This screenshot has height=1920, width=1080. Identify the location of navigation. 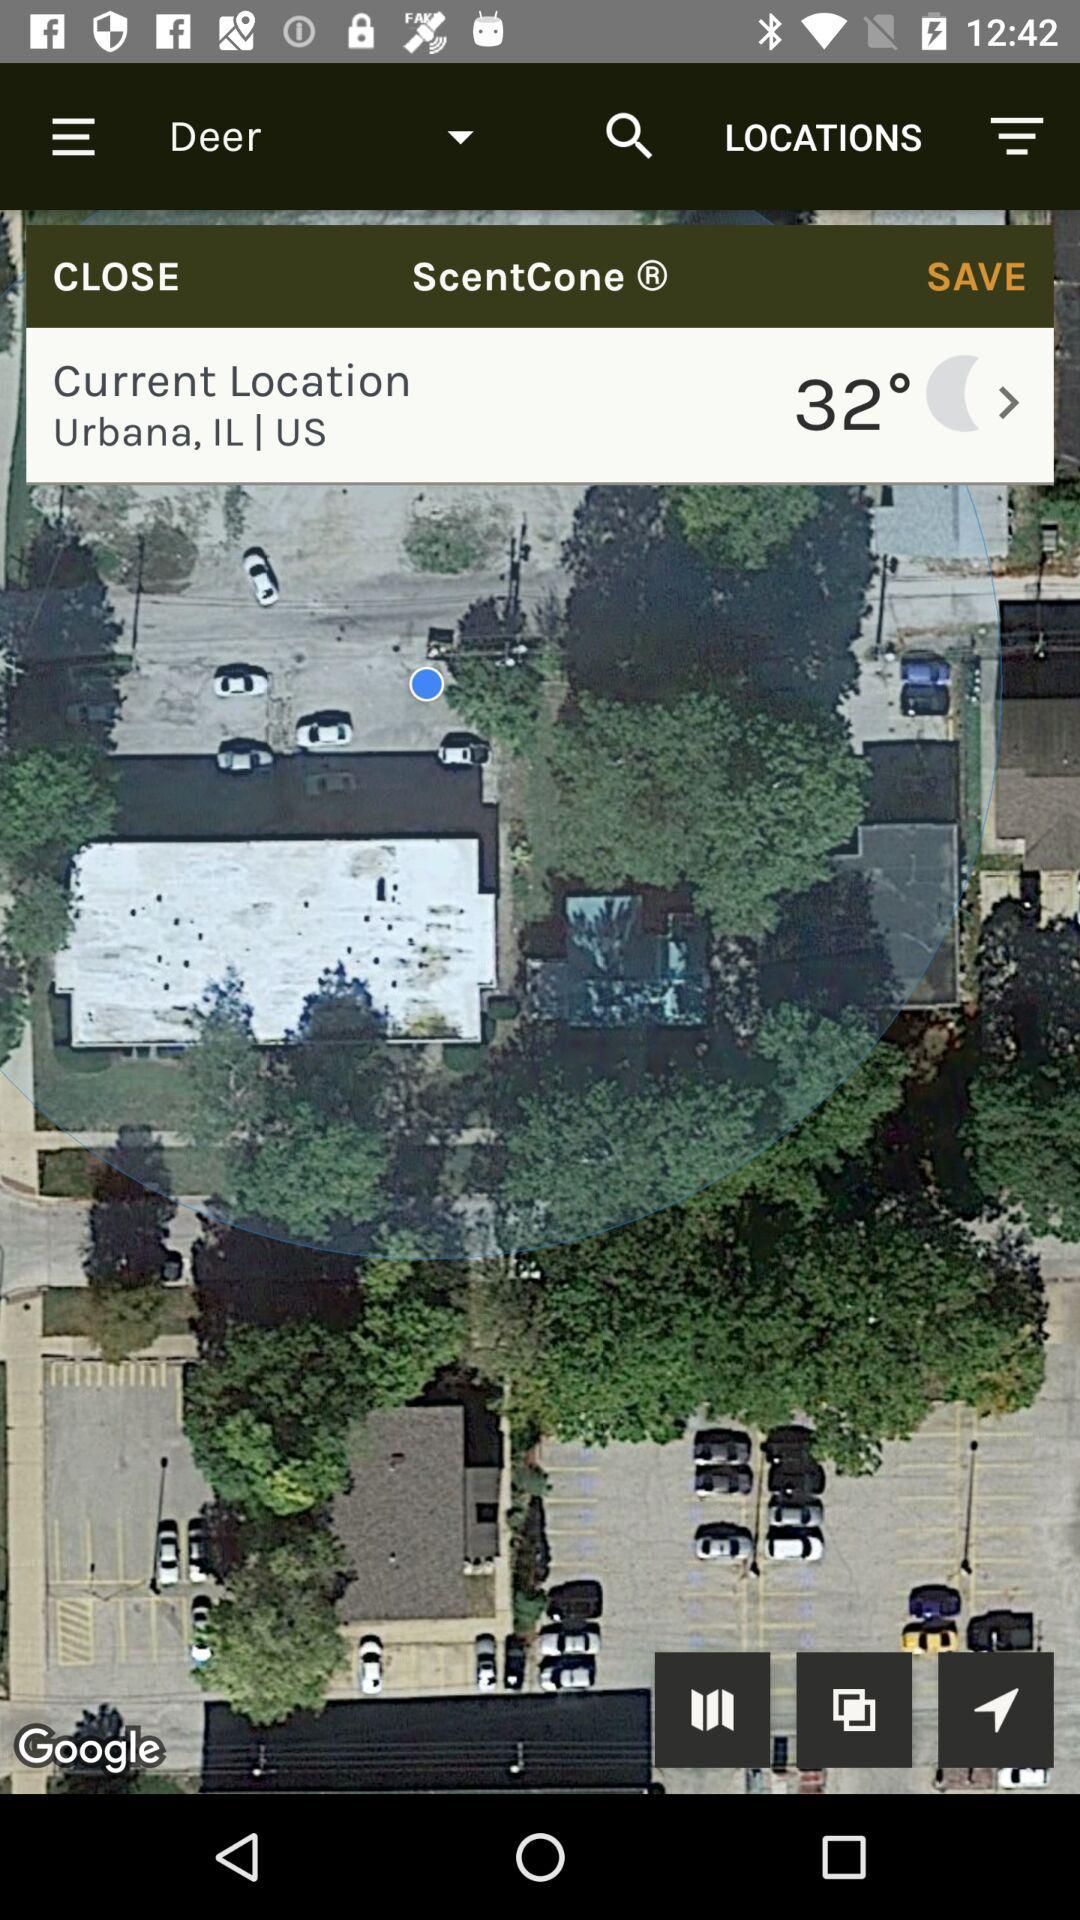
(995, 1708).